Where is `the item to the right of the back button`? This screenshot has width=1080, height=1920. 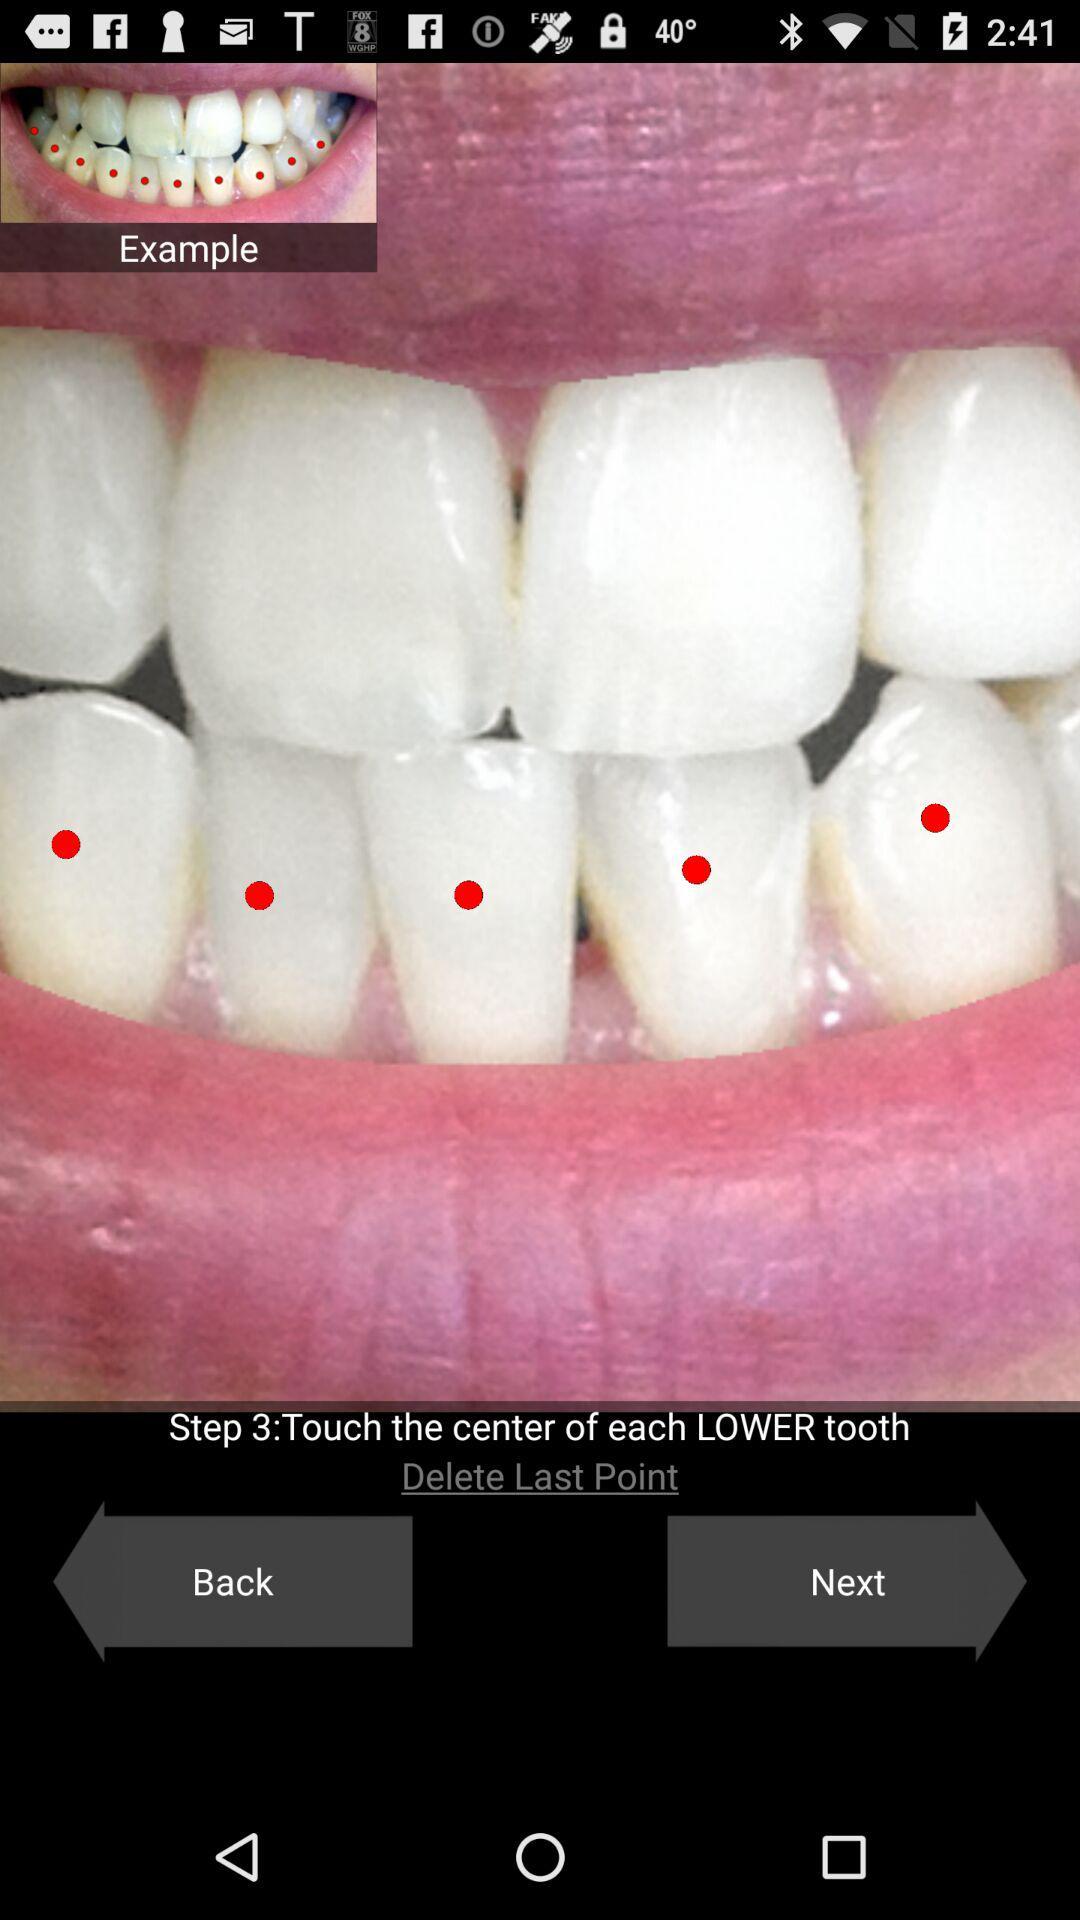 the item to the right of the back button is located at coordinates (847, 1580).